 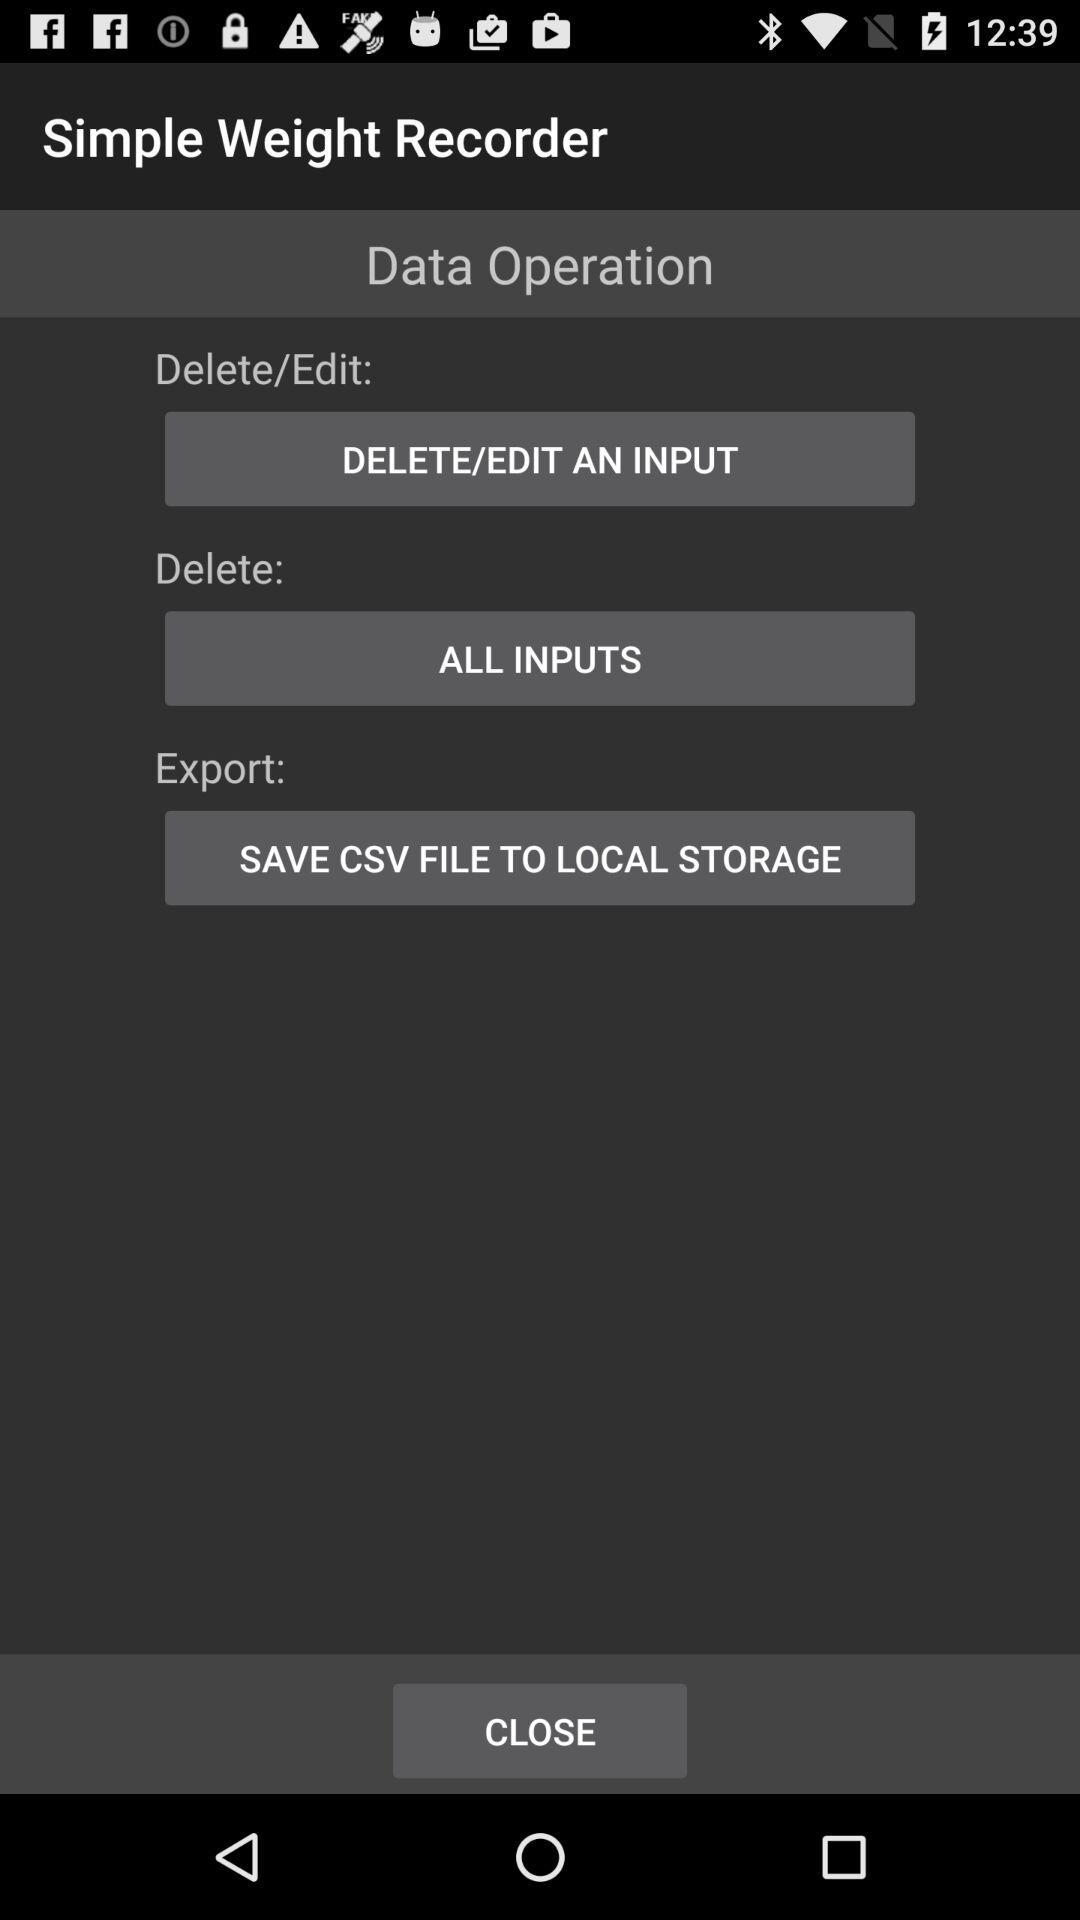 What do you see at coordinates (540, 1730) in the screenshot?
I see `the close` at bounding box center [540, 1730].